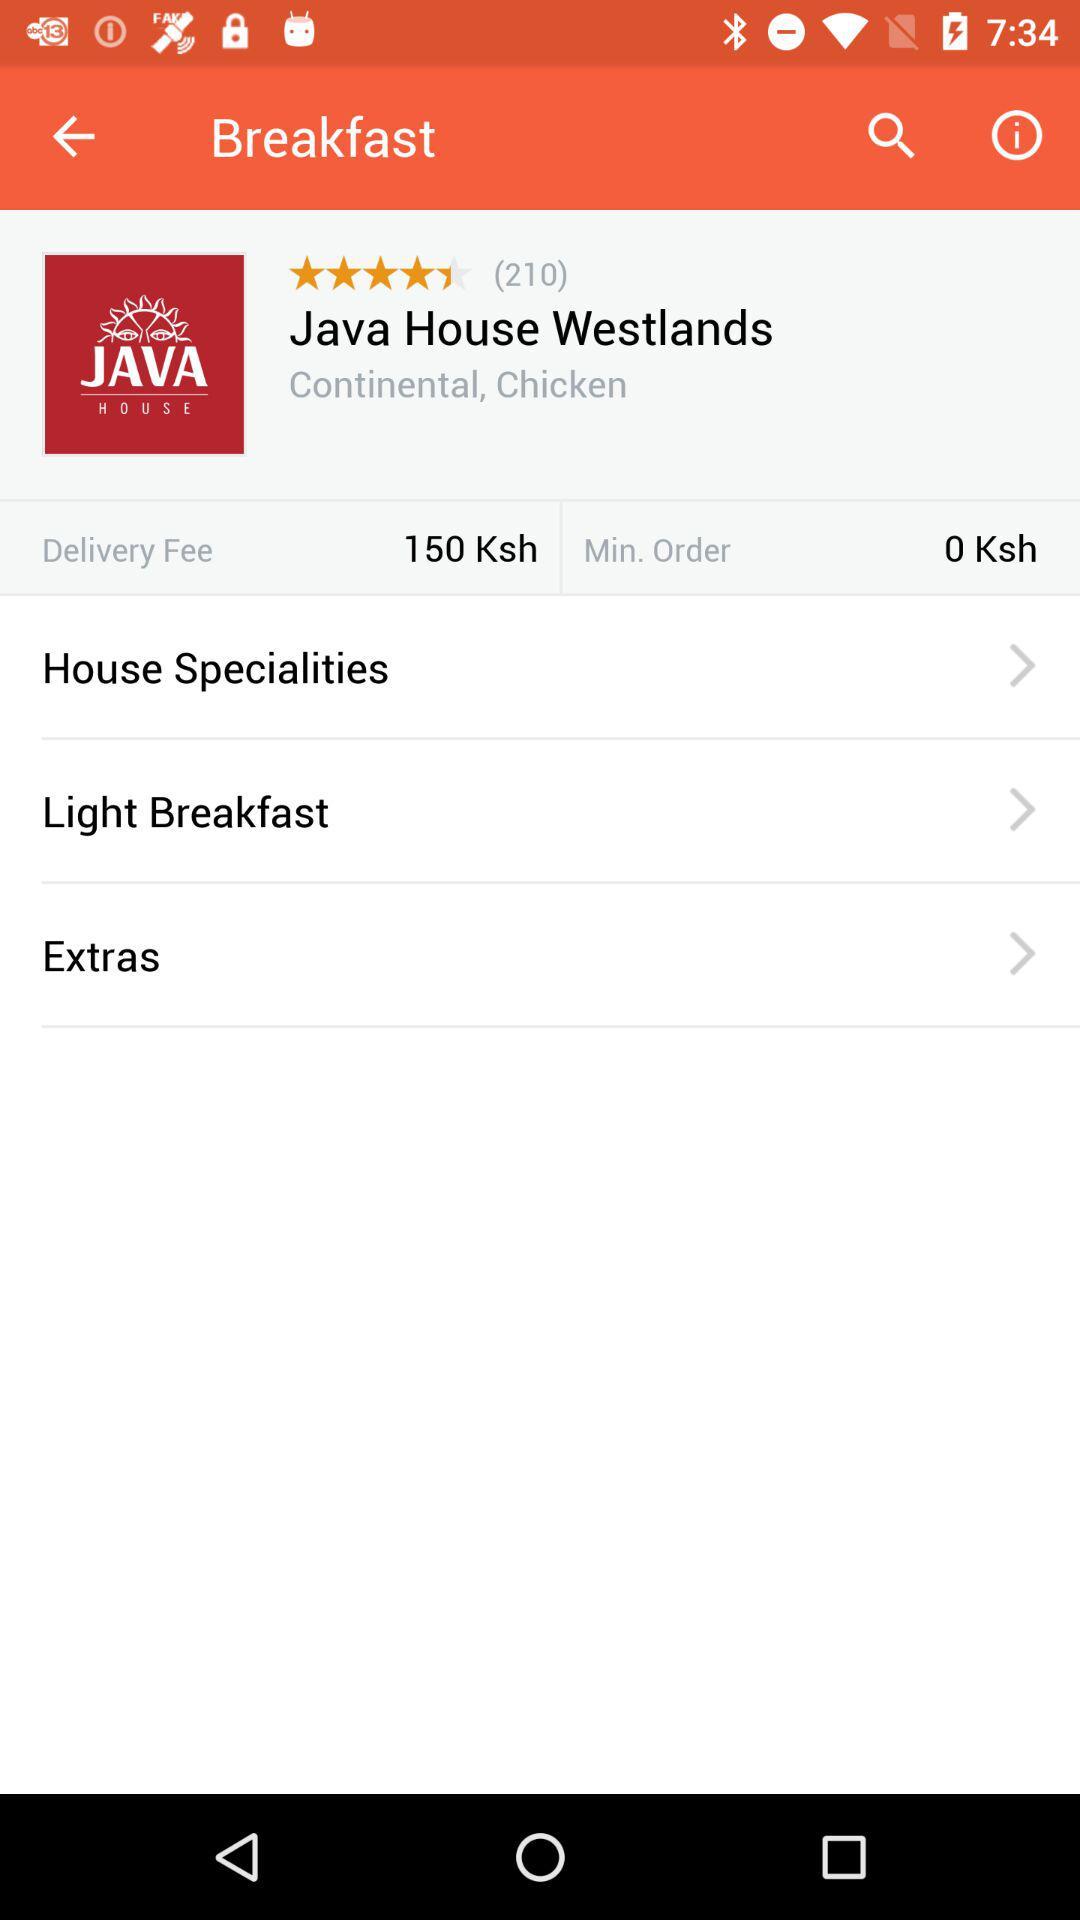 This screenshot has width=1080, height=1920. What do you see at coordinates (470, 547) in the screenshot?
I see `item to the right of delivery fee icon` at bounding box center [470, 547].